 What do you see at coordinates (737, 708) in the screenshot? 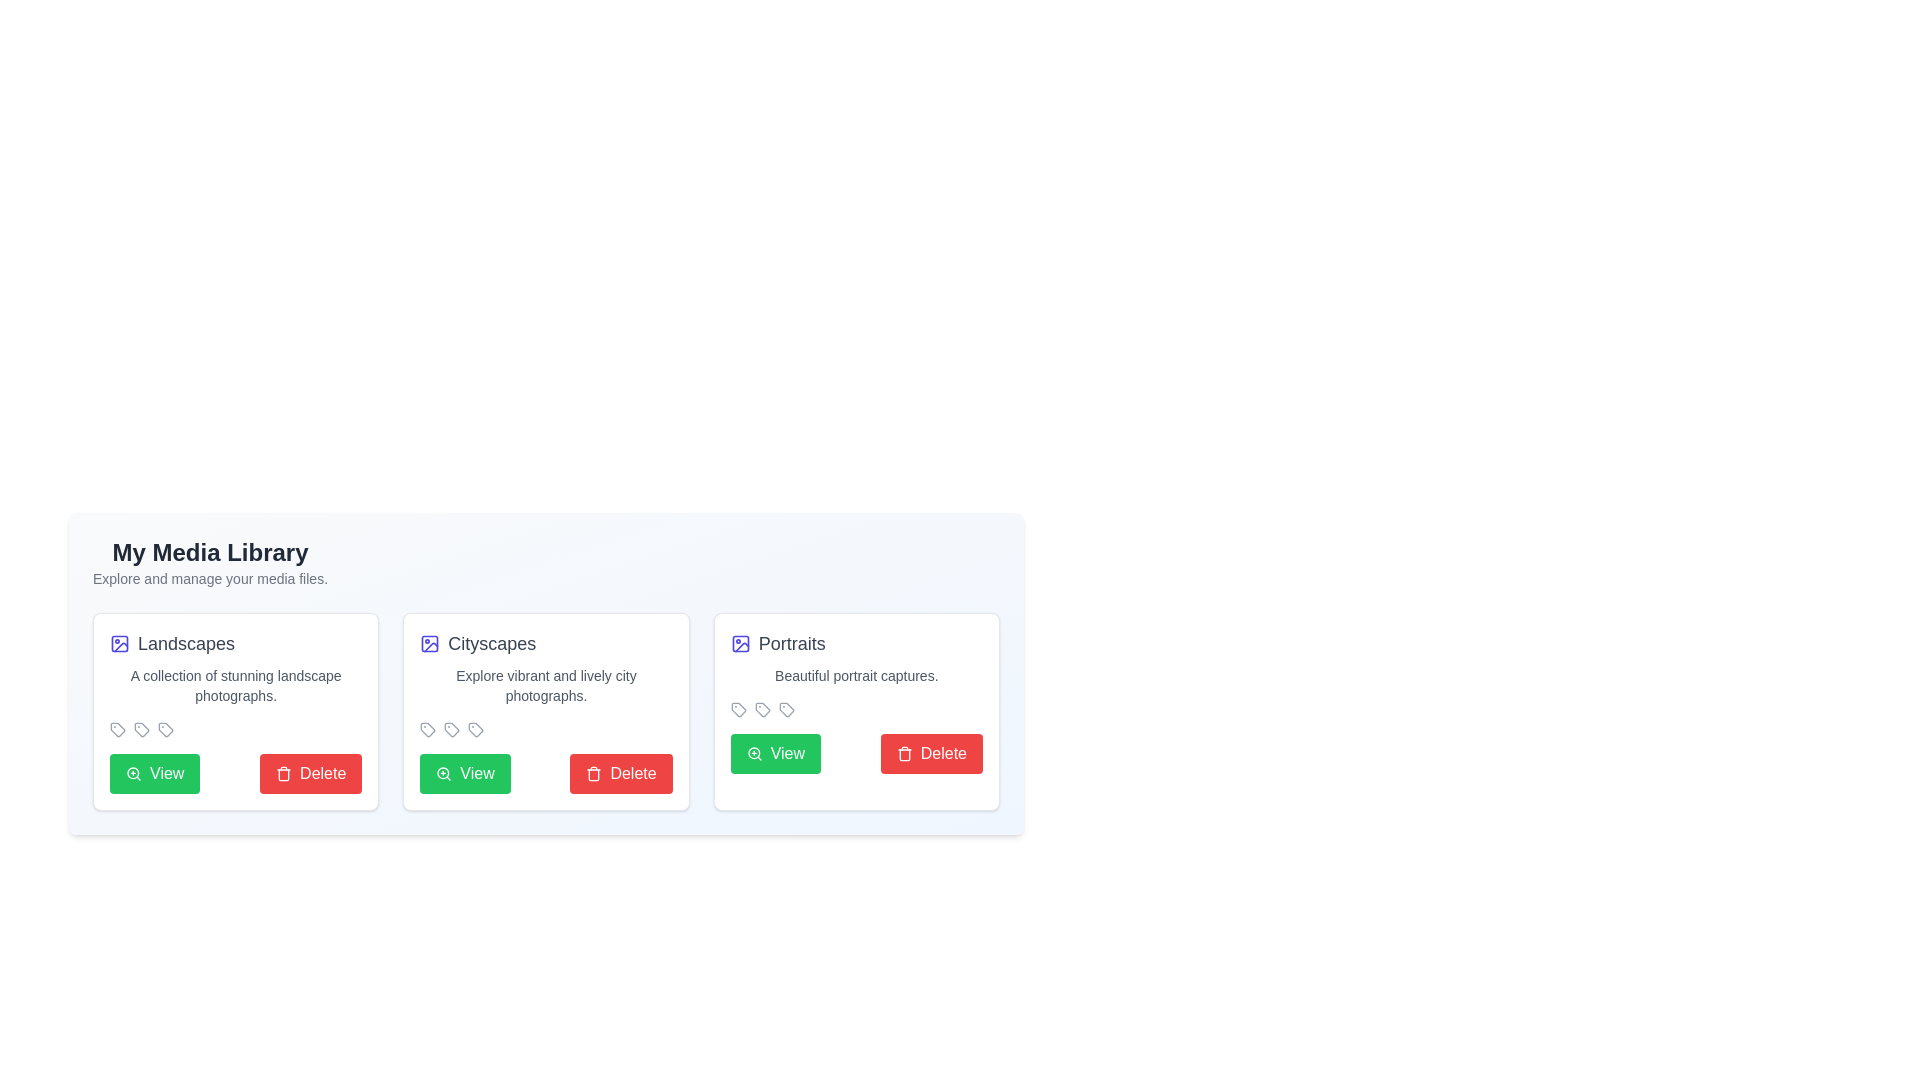
I see `tagging icon located at the top left corner of the 'Portraits' card in the media library interface` at bounding box center [737, 708].